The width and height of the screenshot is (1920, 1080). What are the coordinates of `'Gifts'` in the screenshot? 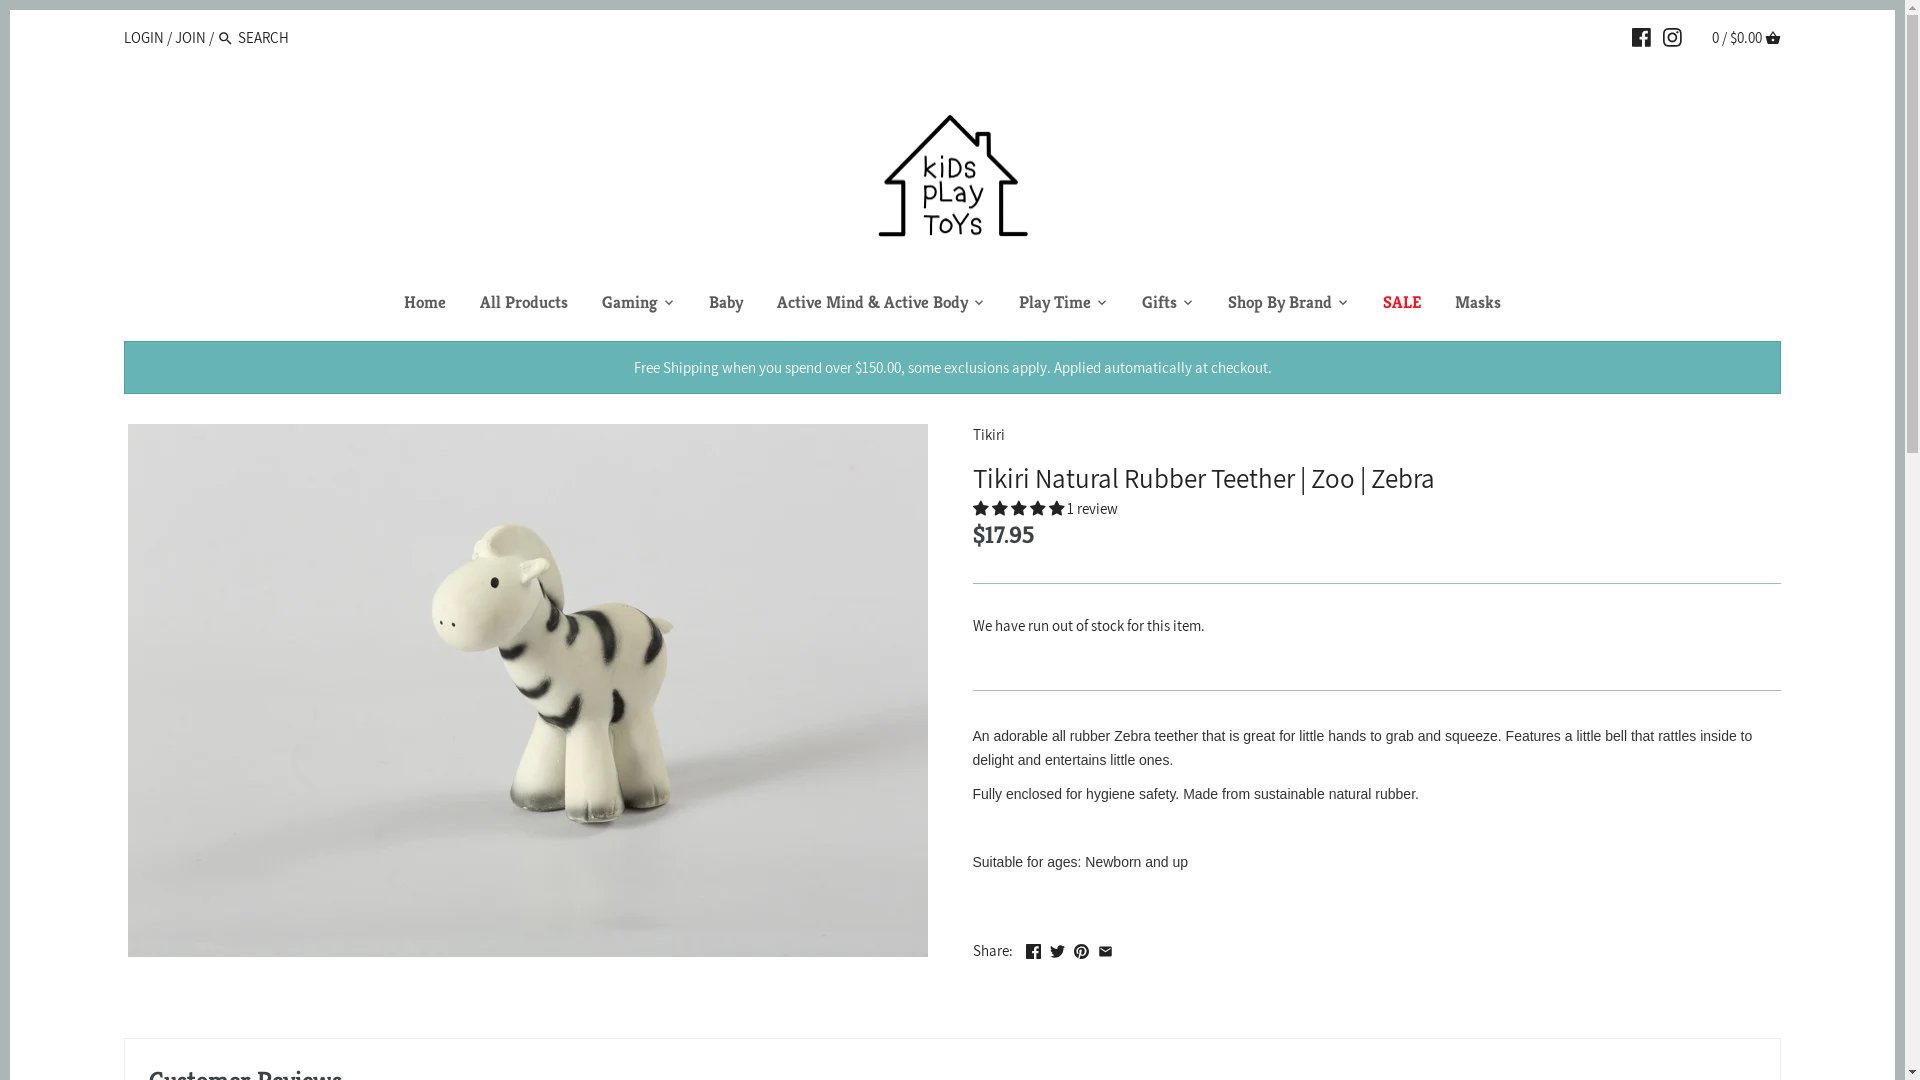 It's located at (1124, 304).